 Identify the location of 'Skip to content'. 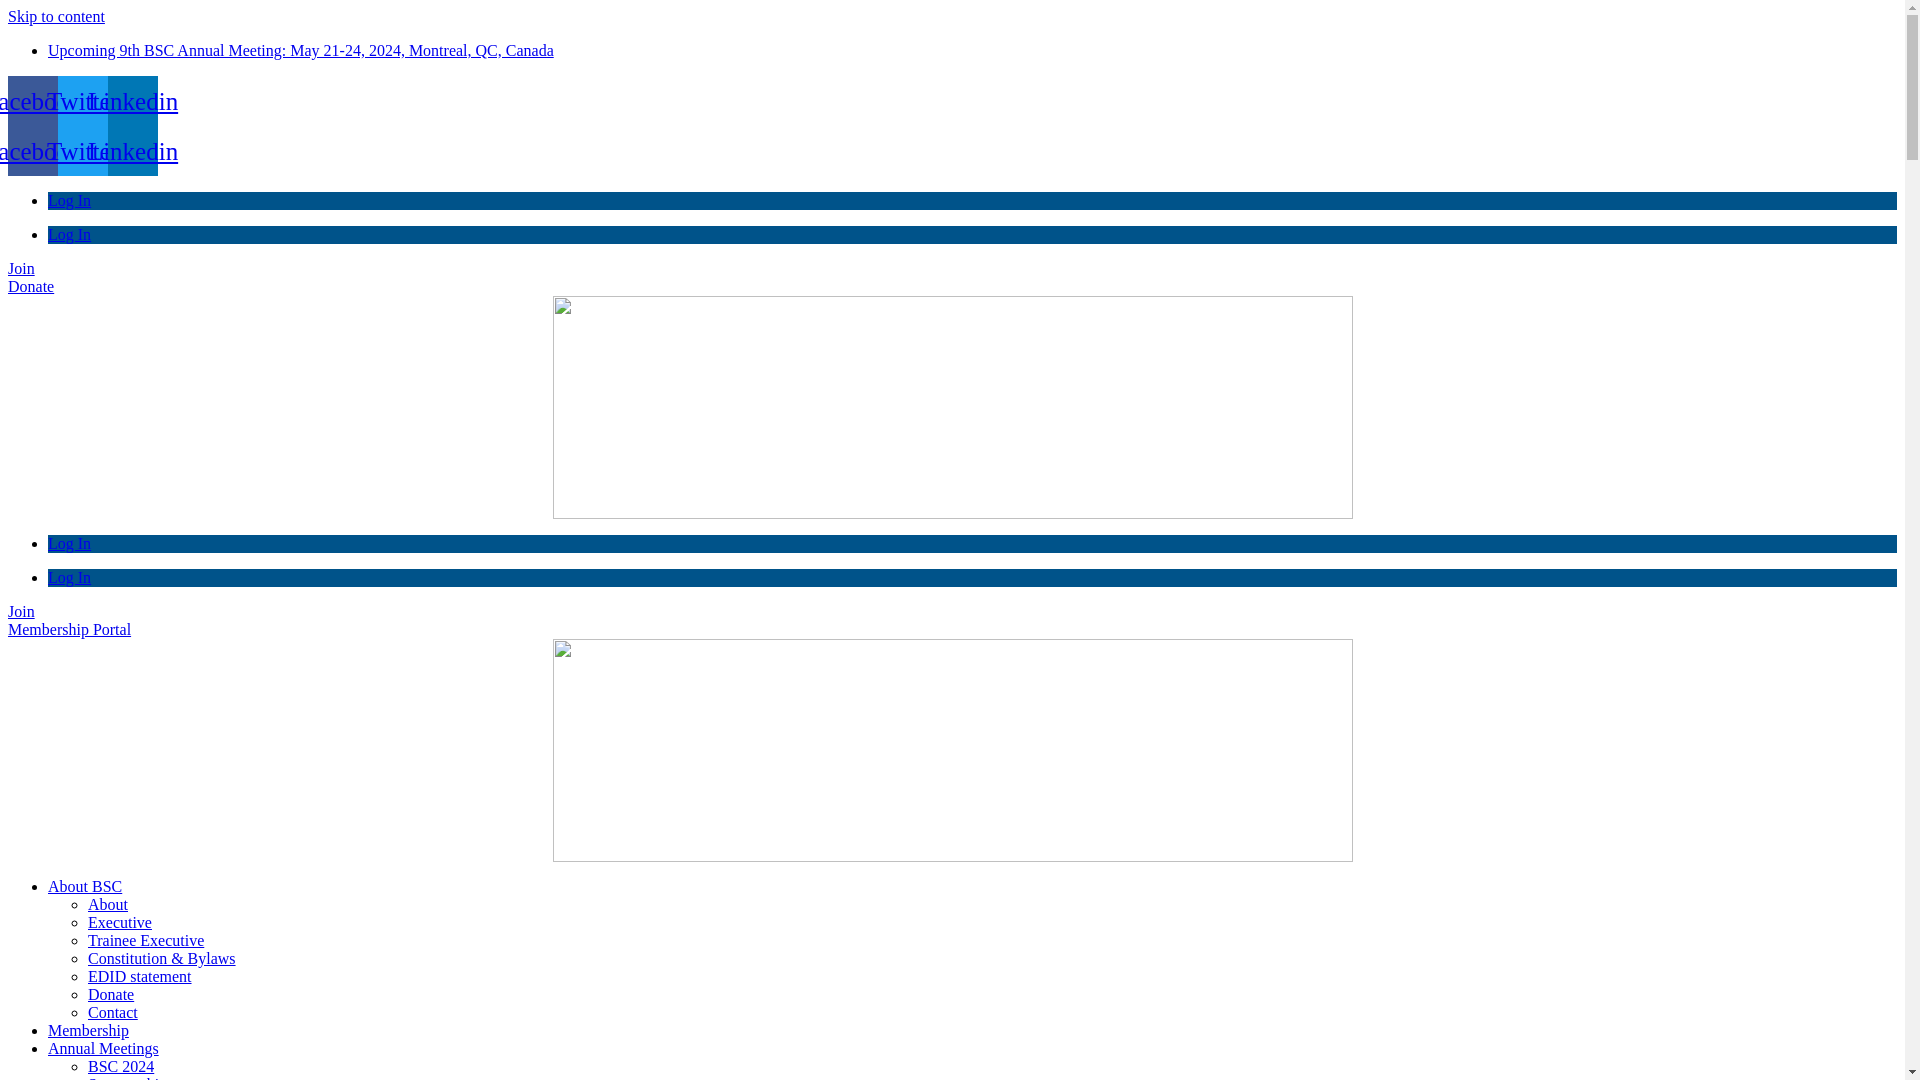
(56, 16).